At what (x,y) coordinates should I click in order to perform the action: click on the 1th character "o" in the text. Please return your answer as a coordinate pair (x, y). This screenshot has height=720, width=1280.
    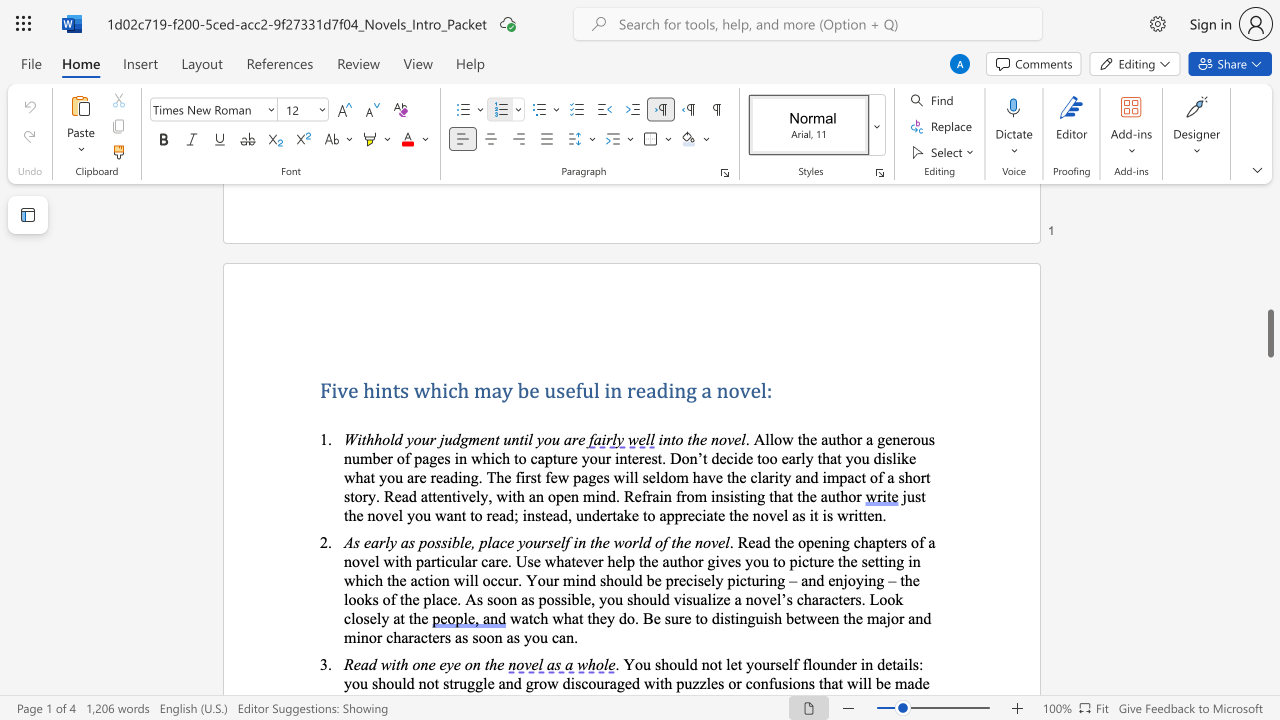
    Looking at the image, I should click on (415, 664).